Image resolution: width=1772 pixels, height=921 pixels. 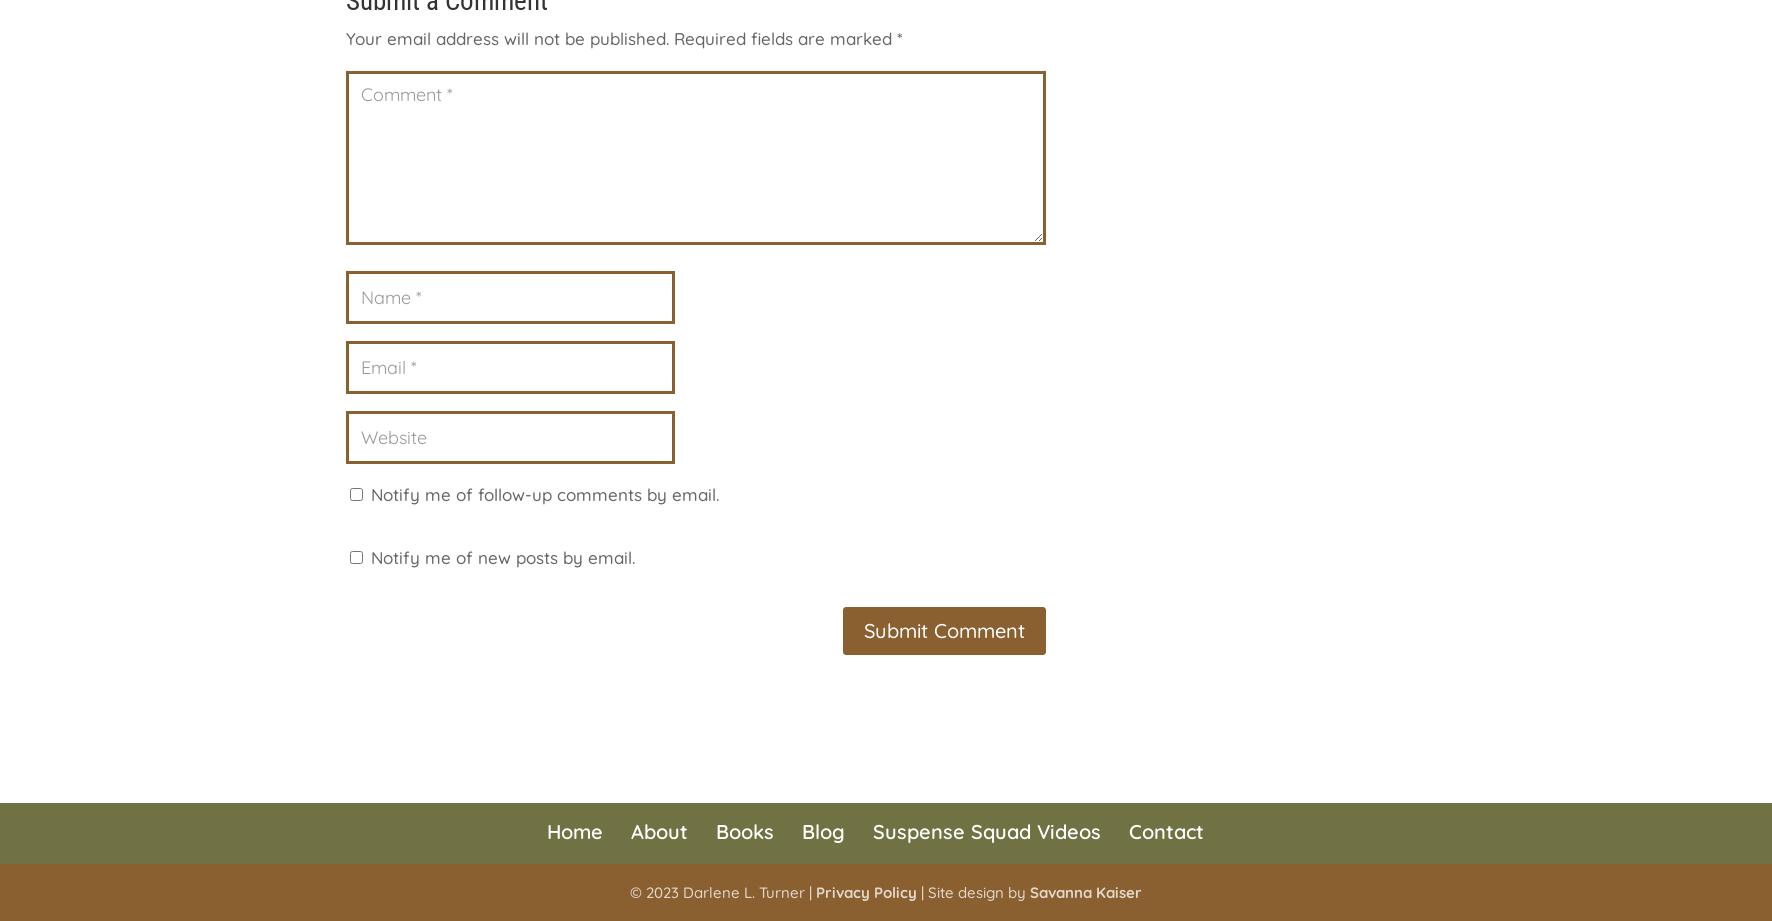 What do you see at coordinates (943, 629) in the screenshot?
I see `'Submit Comment'` at bounding box center [943, 629].